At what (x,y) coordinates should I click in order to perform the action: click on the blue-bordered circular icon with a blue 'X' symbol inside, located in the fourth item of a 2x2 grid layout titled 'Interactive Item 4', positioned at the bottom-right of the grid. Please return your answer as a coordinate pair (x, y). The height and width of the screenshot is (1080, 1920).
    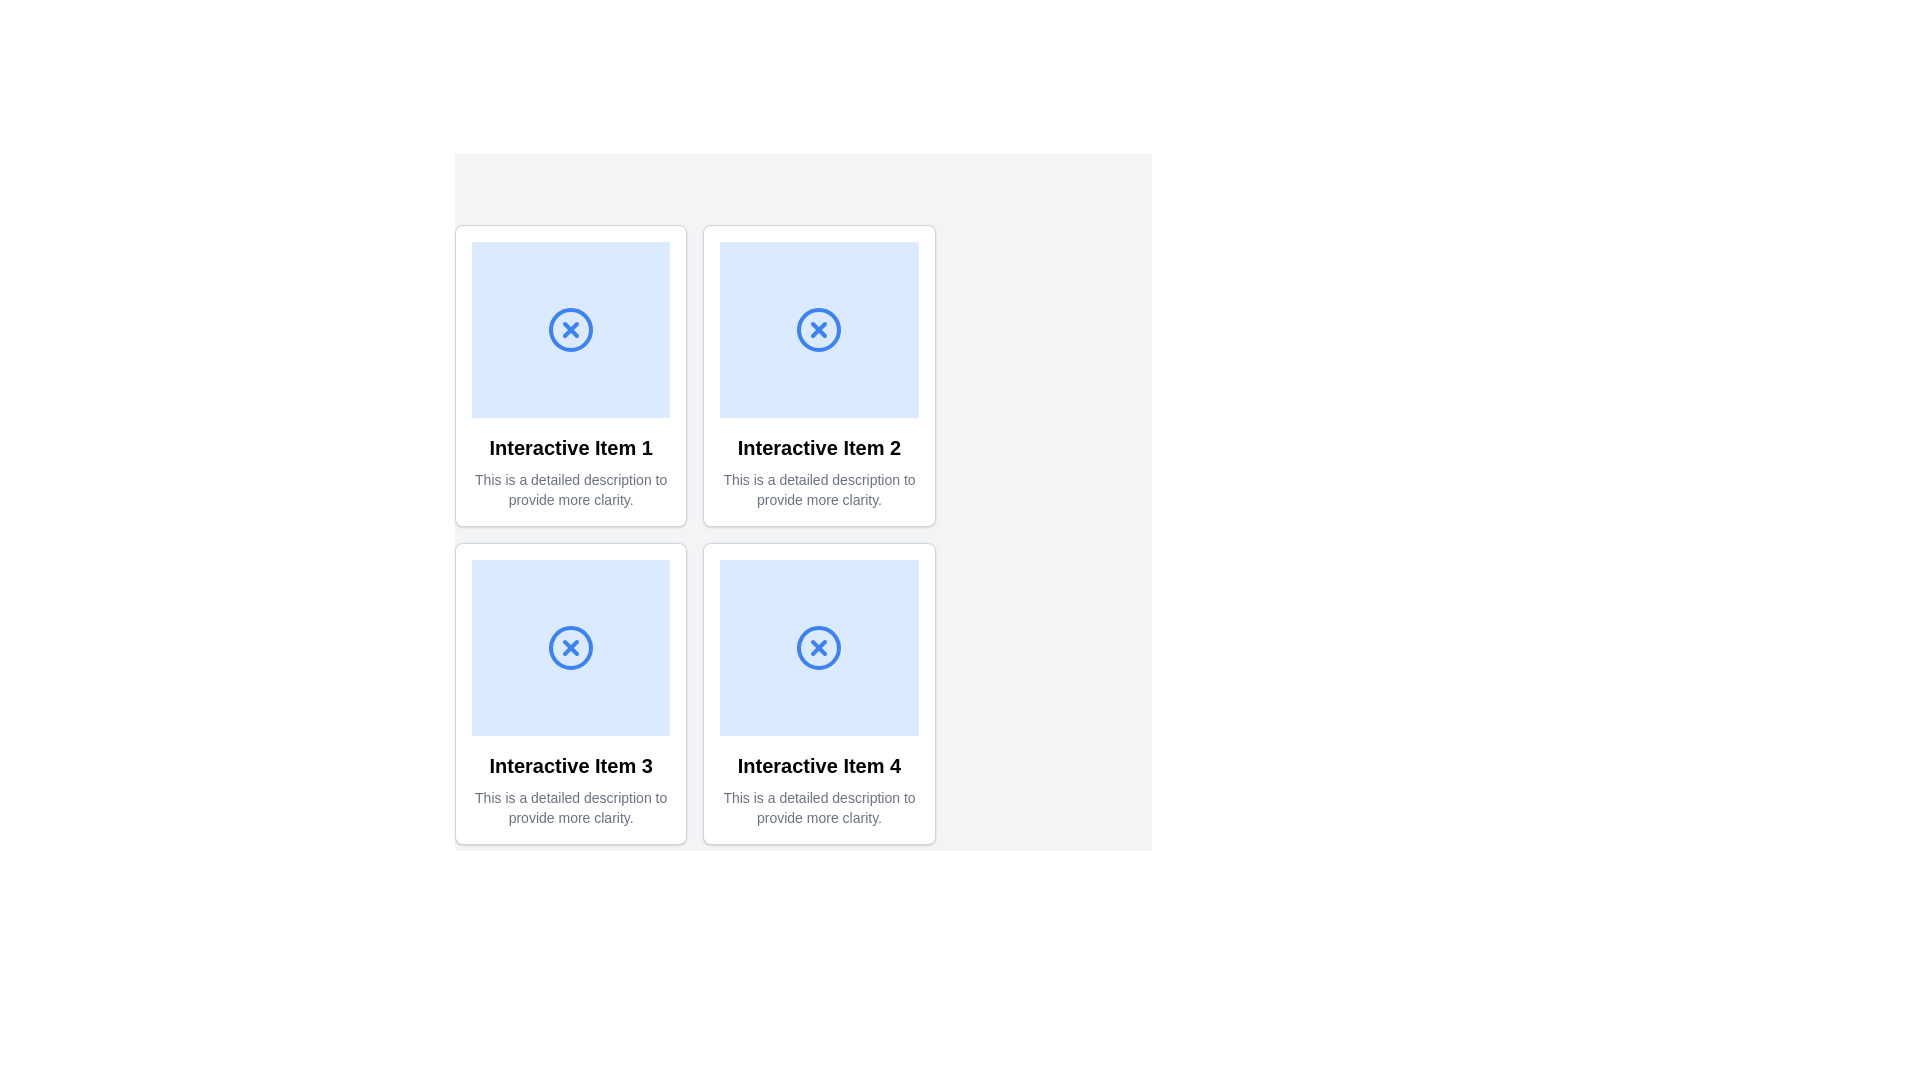
    Looking at the image, I should click on (819, 648).